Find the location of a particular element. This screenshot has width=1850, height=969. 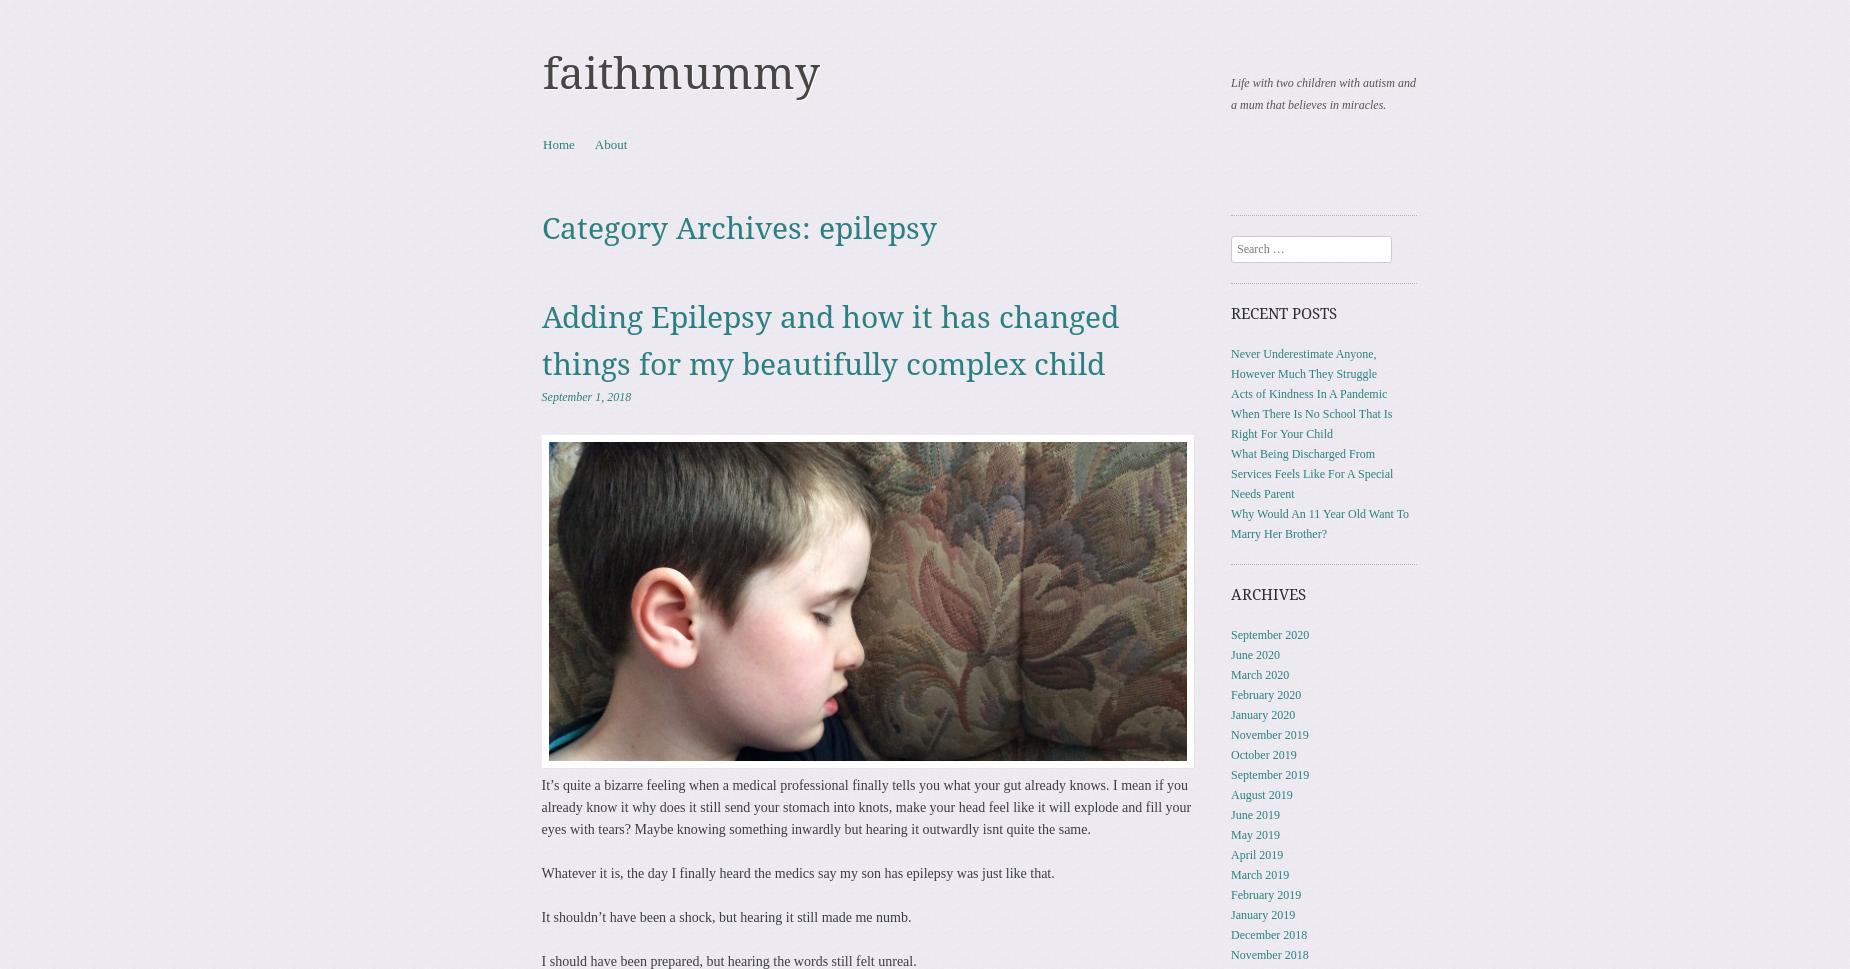

'It shouldn’t have been a shock, but hearing it still made me numb.' is located at coordinates (725, 916).